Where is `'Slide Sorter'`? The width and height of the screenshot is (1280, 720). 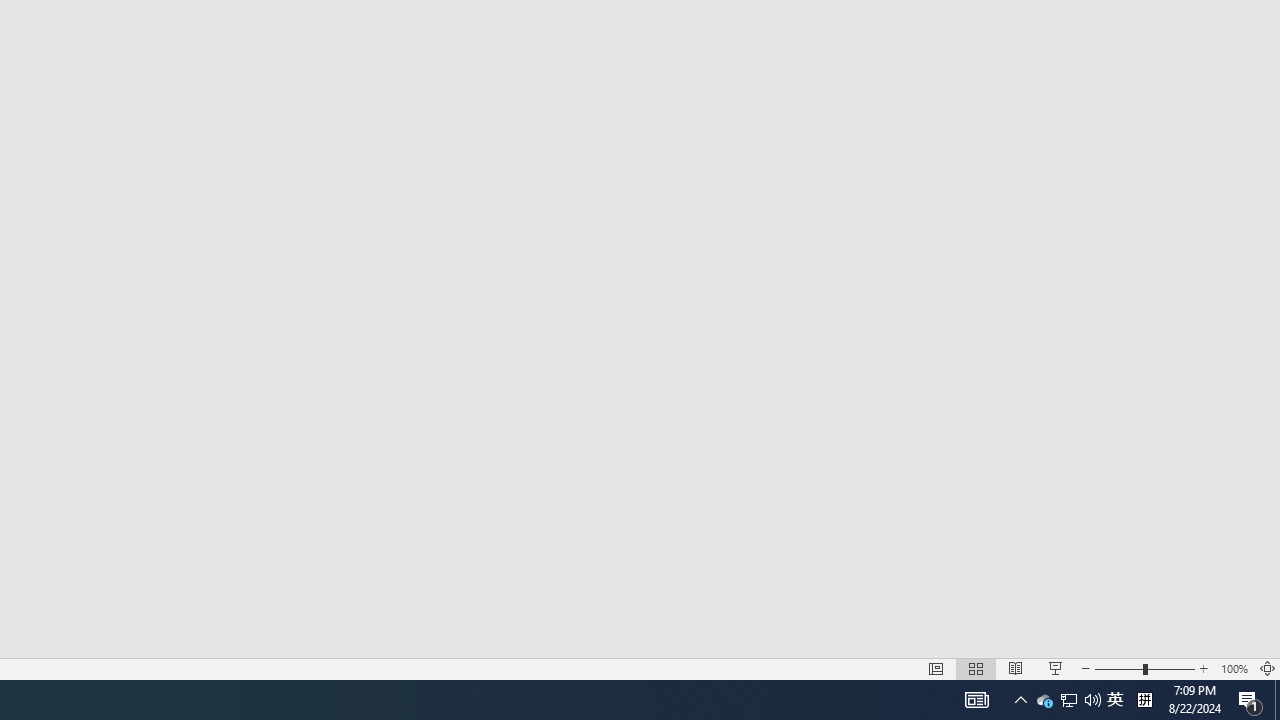
'Slide Sorter' is located at coordinates (976, 669).